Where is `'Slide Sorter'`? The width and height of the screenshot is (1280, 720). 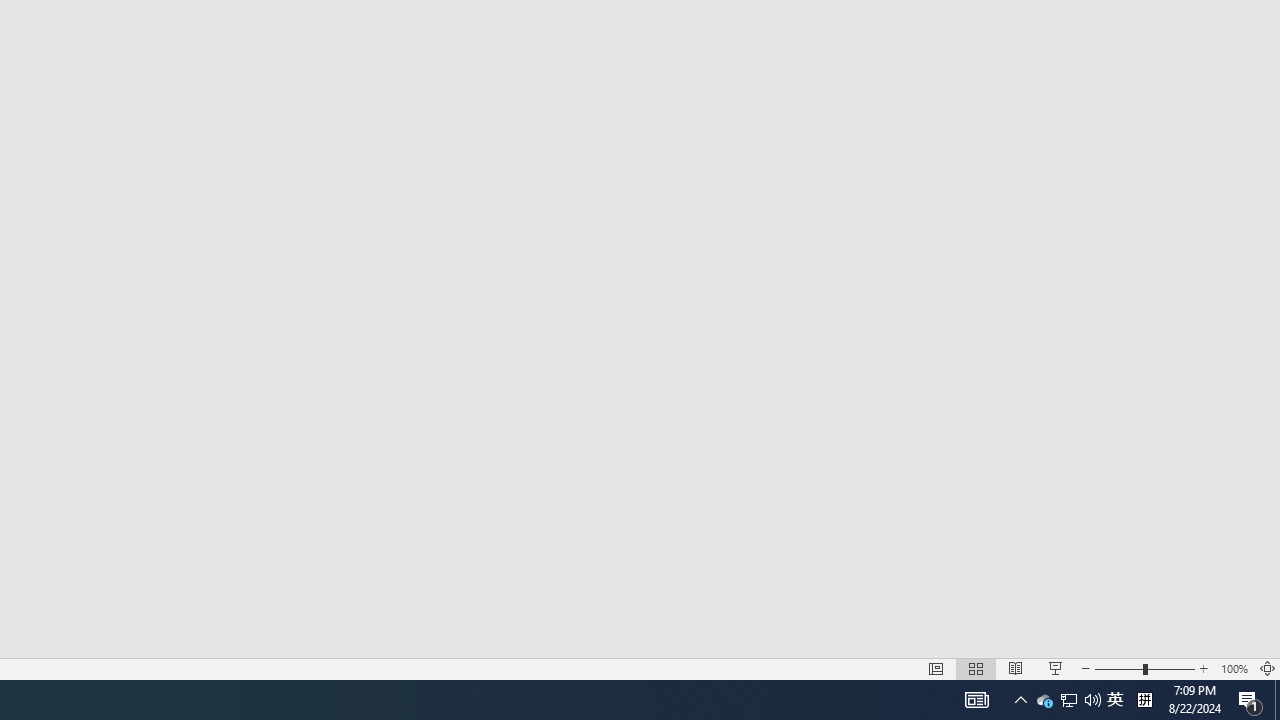
'Slide Sorter' is located at coordinates (976, 669).